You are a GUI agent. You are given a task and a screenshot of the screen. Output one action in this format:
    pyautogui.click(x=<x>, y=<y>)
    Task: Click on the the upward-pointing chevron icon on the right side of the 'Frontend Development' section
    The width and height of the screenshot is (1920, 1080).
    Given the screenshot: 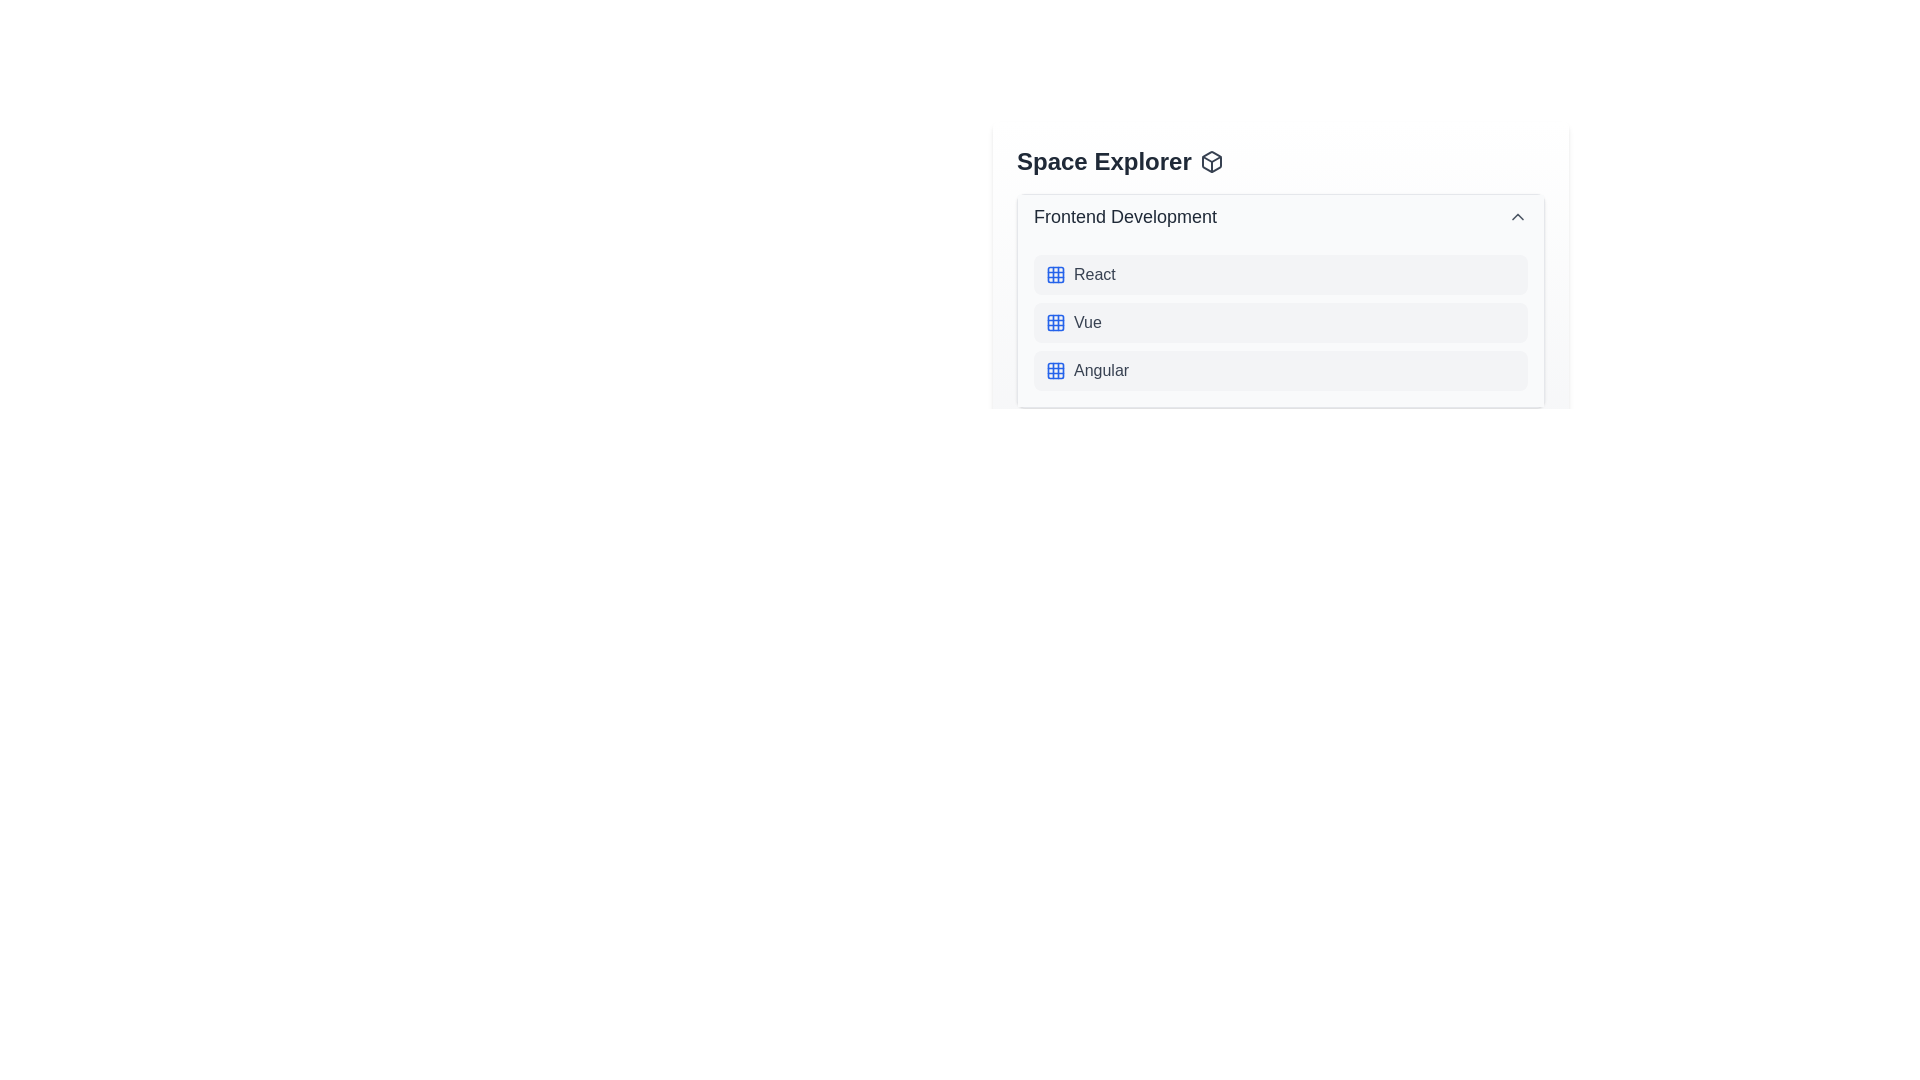 What is the action you would take?
    pyautogui.click(x=1517, y=216)
    